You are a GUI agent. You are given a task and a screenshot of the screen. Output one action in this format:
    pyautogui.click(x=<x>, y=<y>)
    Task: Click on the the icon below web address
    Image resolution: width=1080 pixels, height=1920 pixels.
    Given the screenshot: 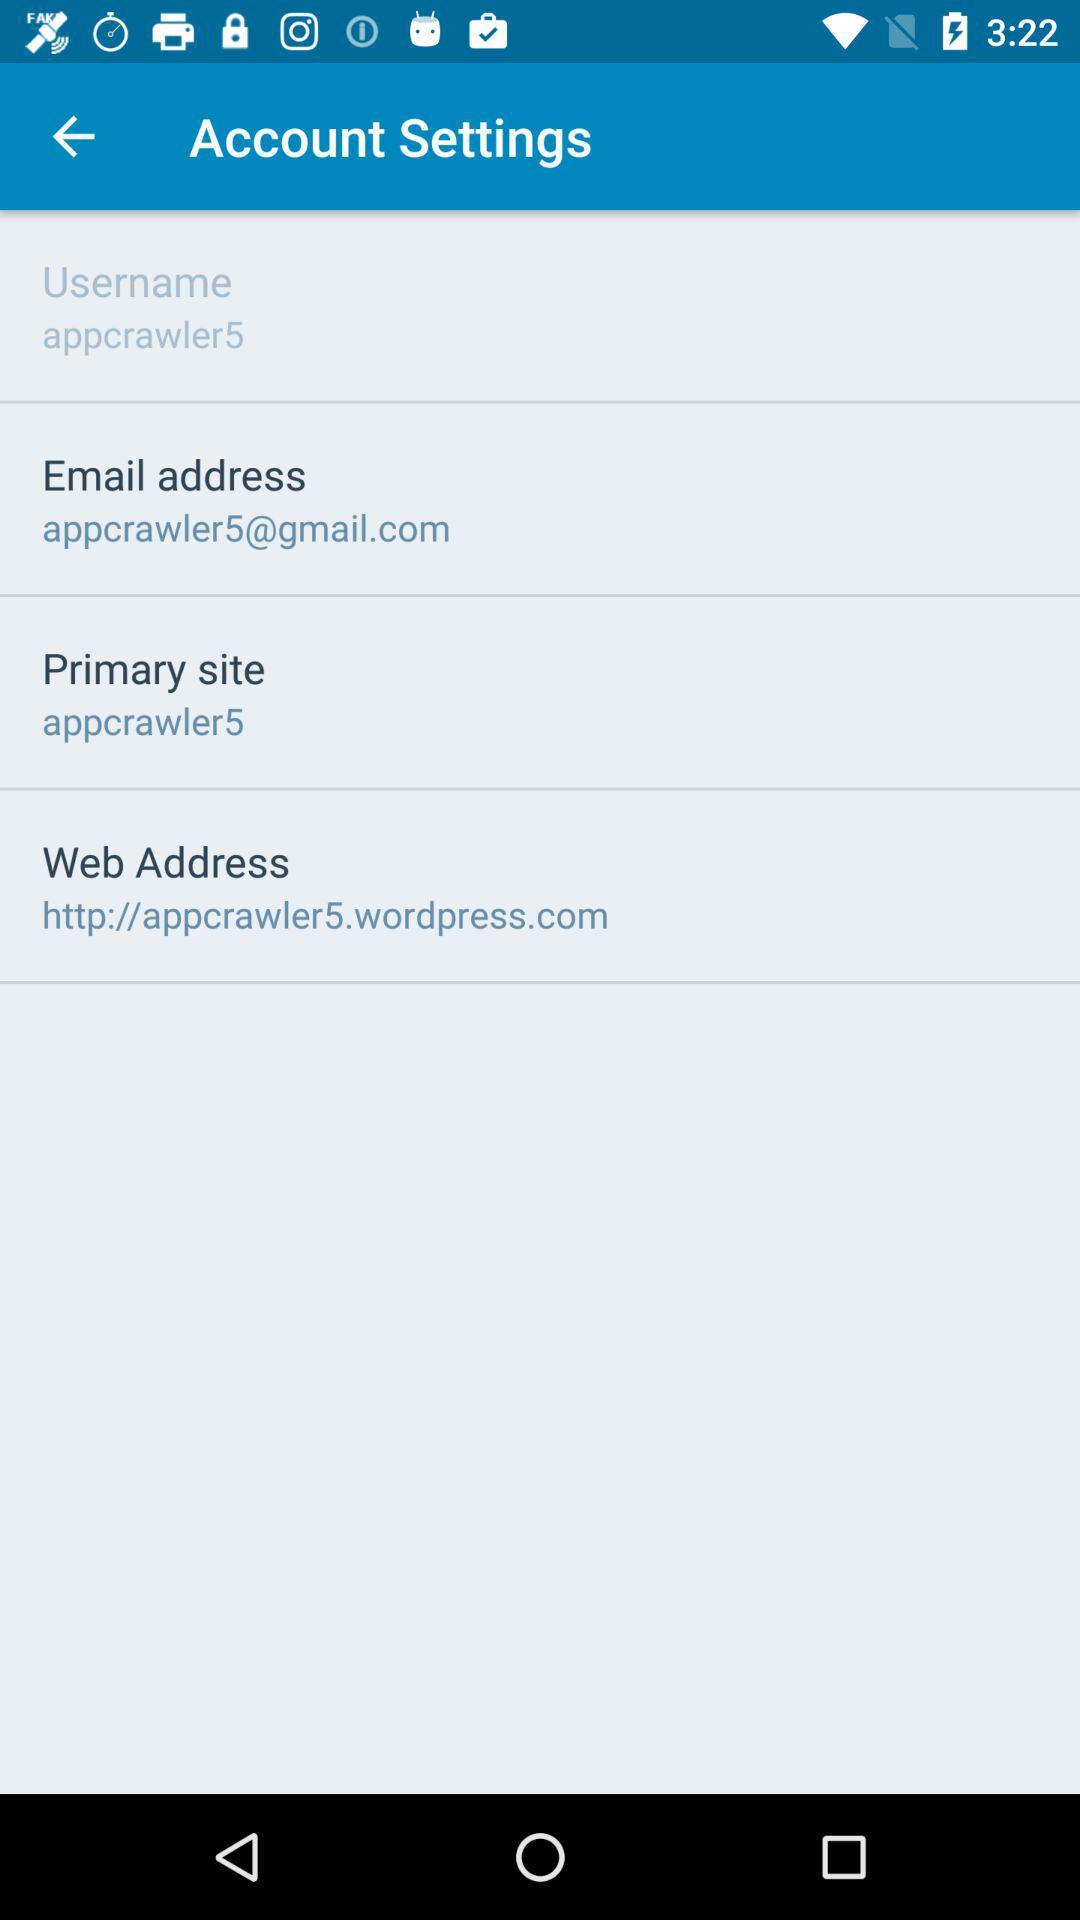 What is the action you would take?
    pyautogui.click(x=324, y=913)
    